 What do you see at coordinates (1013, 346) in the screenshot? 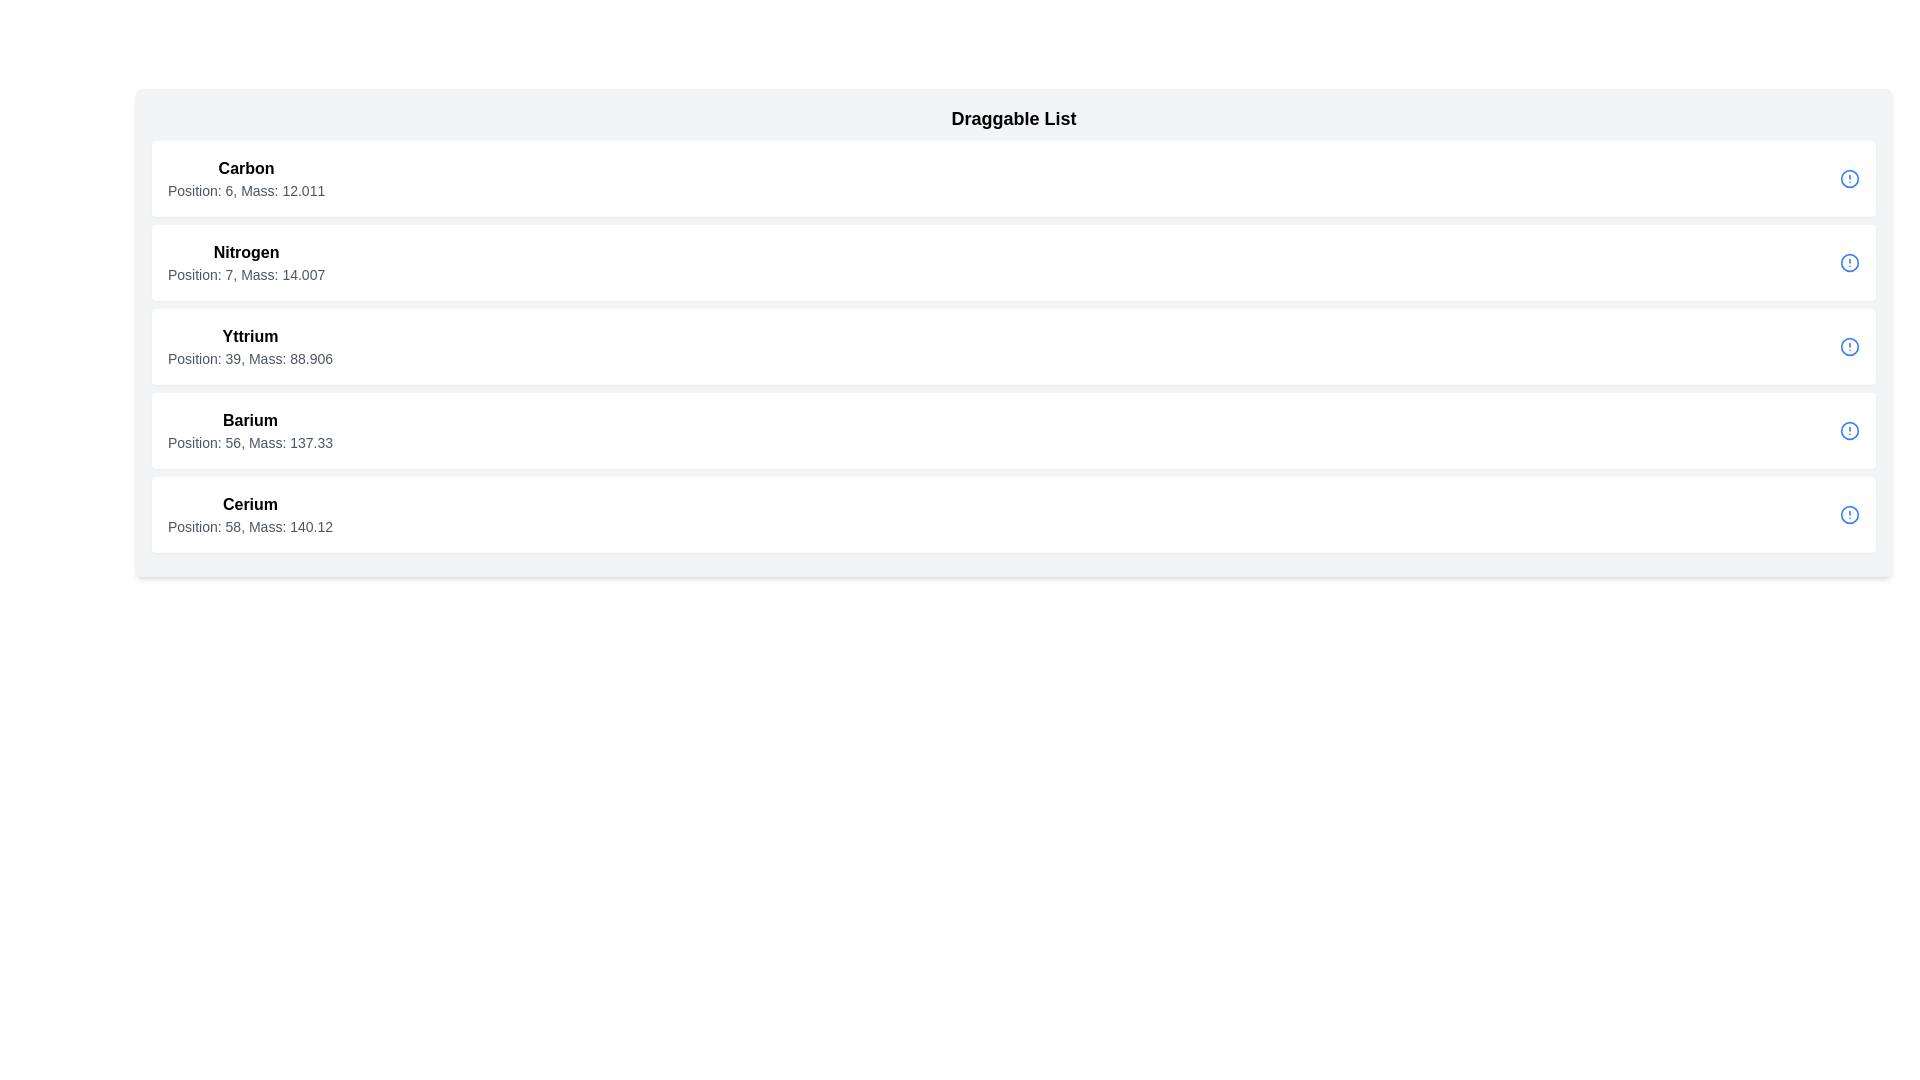
I see `the 'Yttrium' card interface element, which is the third item in the vertical list under the title 'Draggable List'` at bounding box center [1013, 346].